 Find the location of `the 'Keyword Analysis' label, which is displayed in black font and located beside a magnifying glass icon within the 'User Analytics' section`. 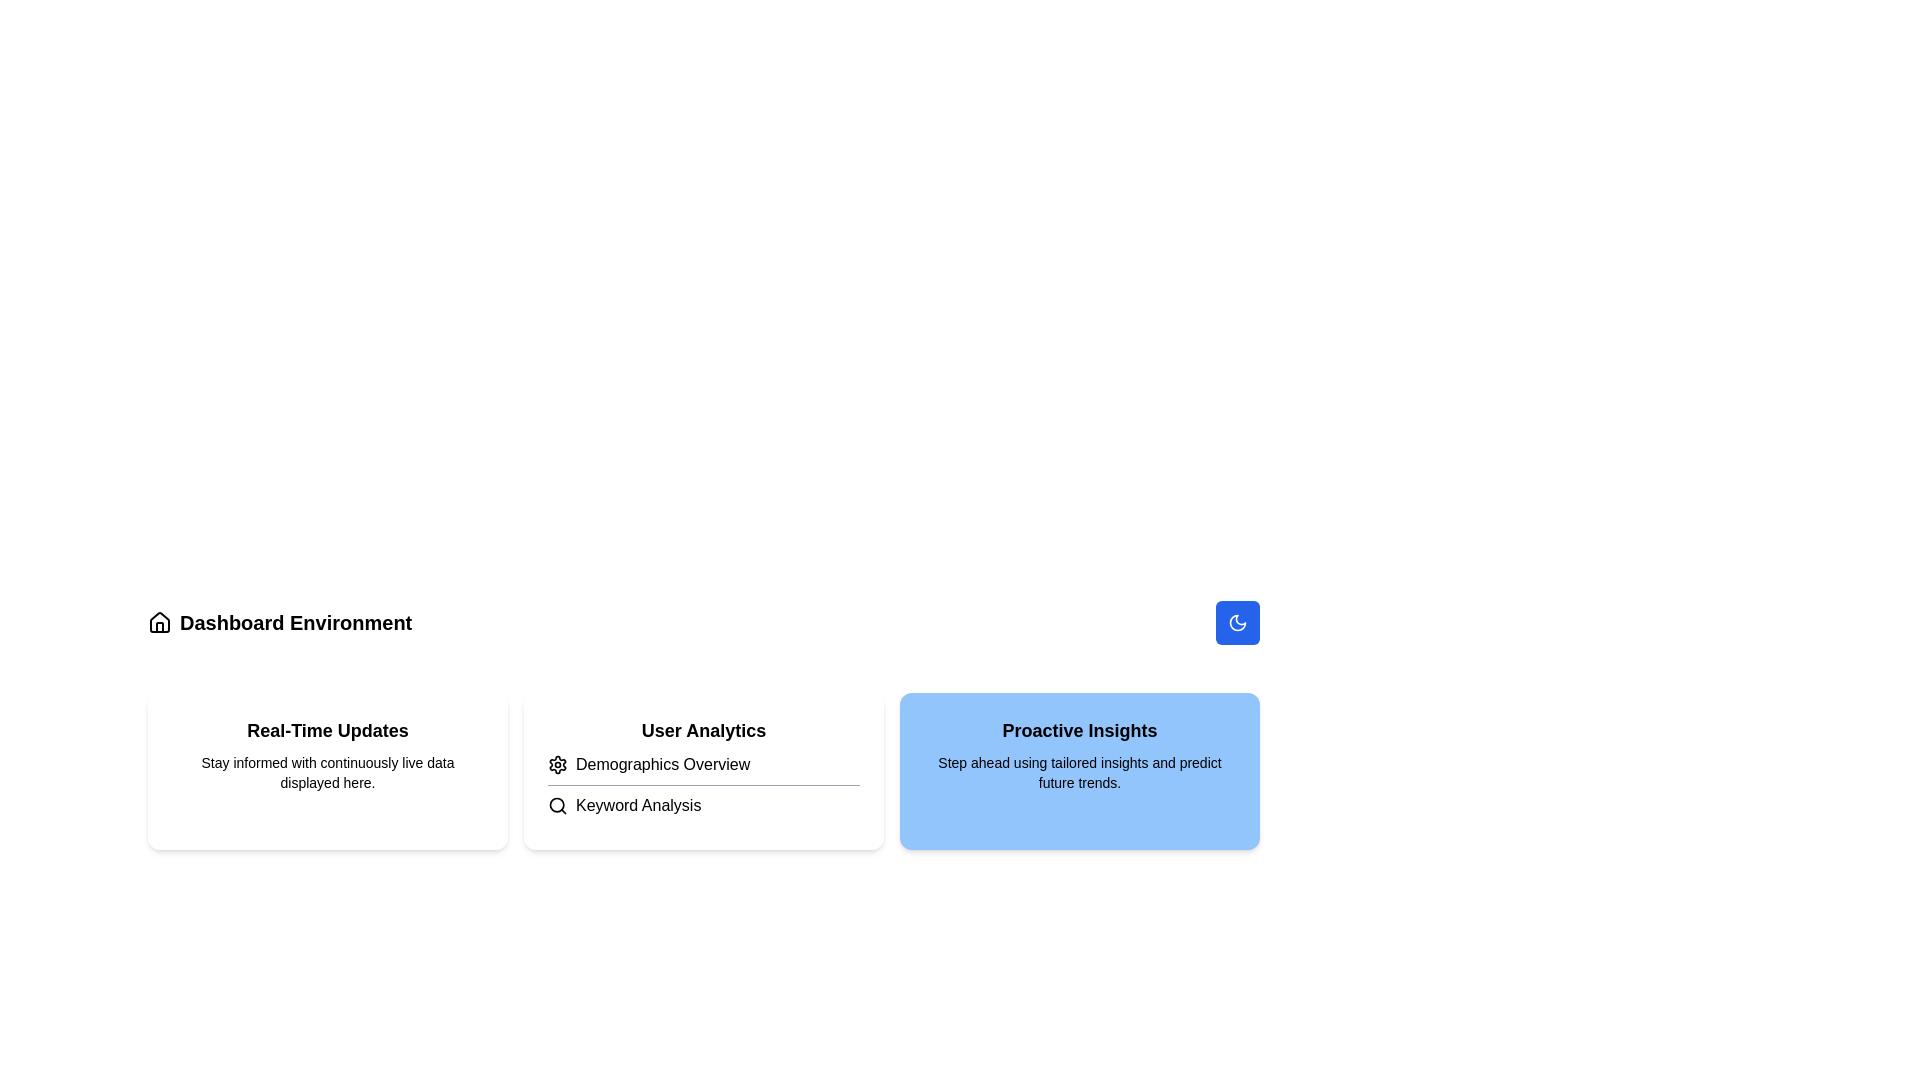

the 'Keyword Analysis' label, which is displayed in black font and located beside a magnifying glass icon within the 'User Analytics' section is located at coordinates (637, 805).